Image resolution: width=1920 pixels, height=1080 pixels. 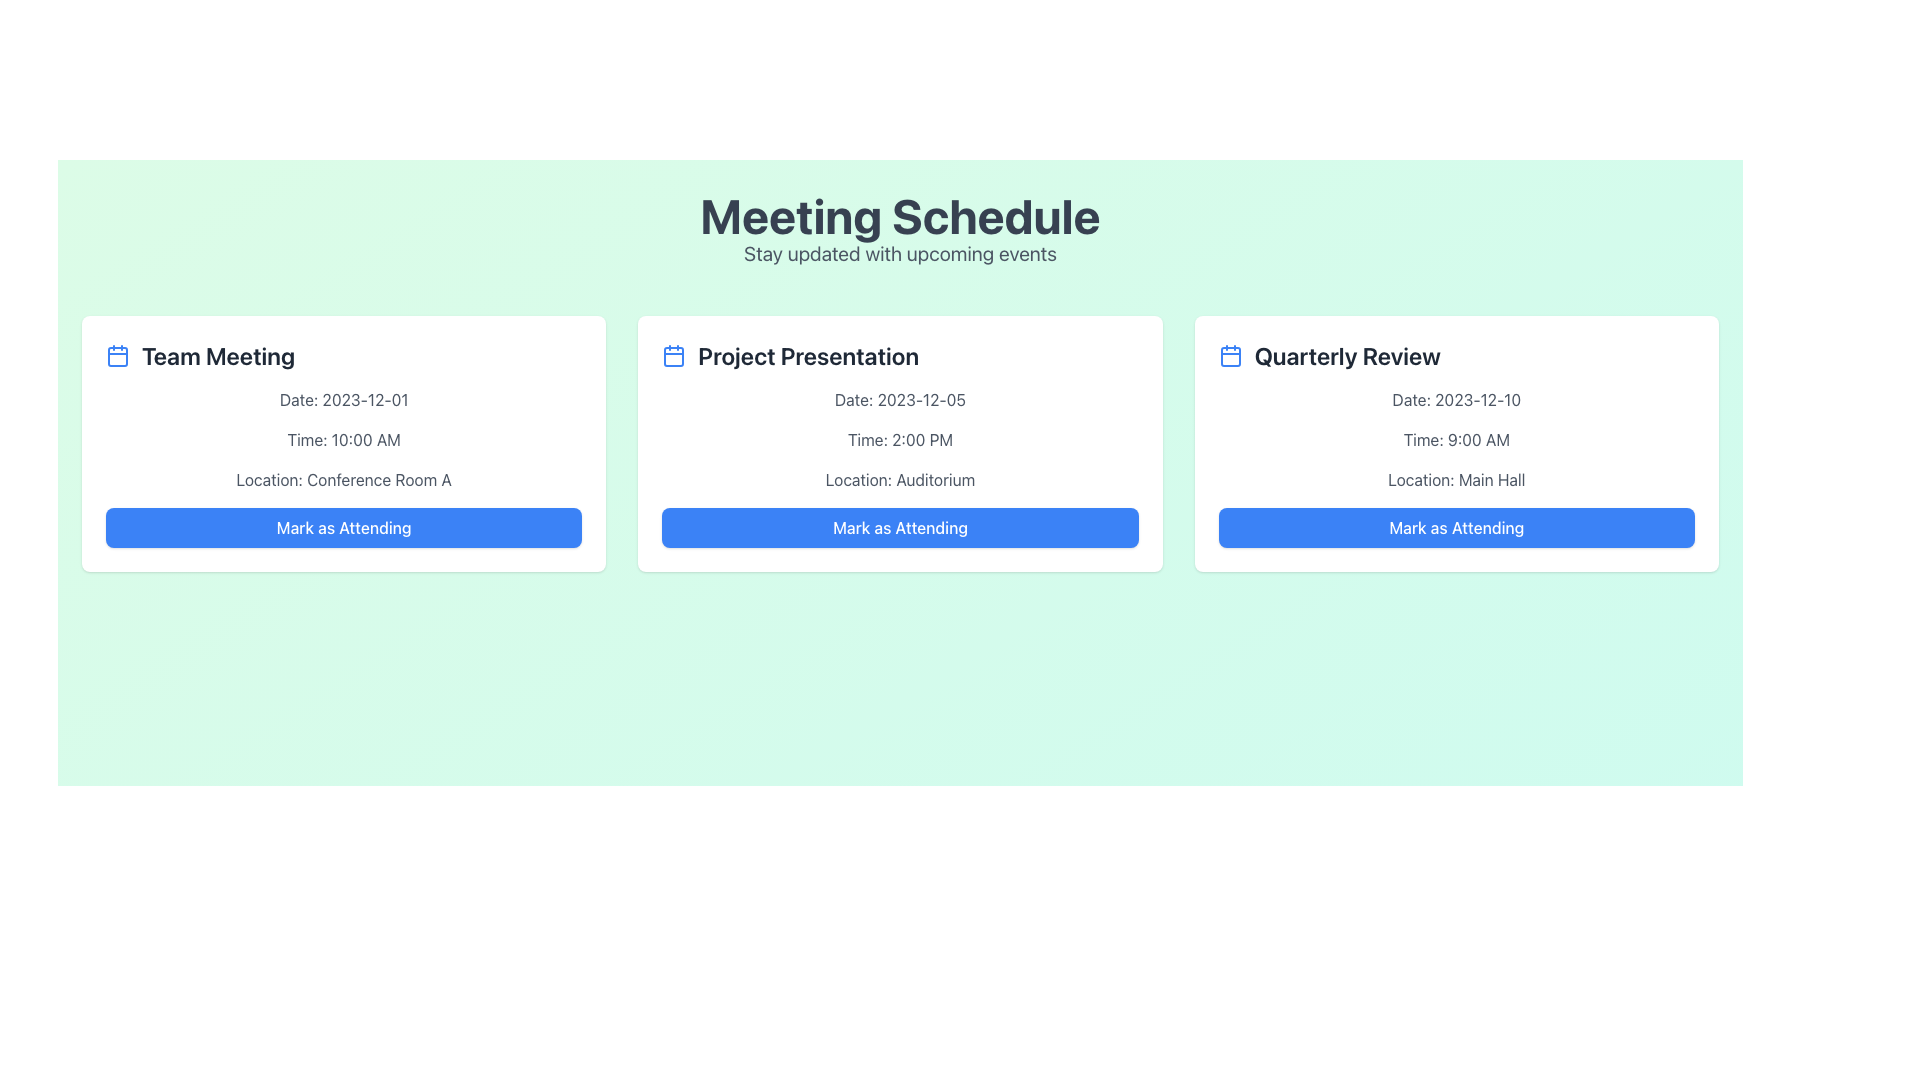 What do you see at coordinates (674, 354) in the screenshot?
I see `the icon located in the central card of the three-card layout beneath the heading 'Meeting Schedule', which indicates the type of event and is positioned above and to the left of the text 'Project Presentation'` at bounding box center [674, 354].